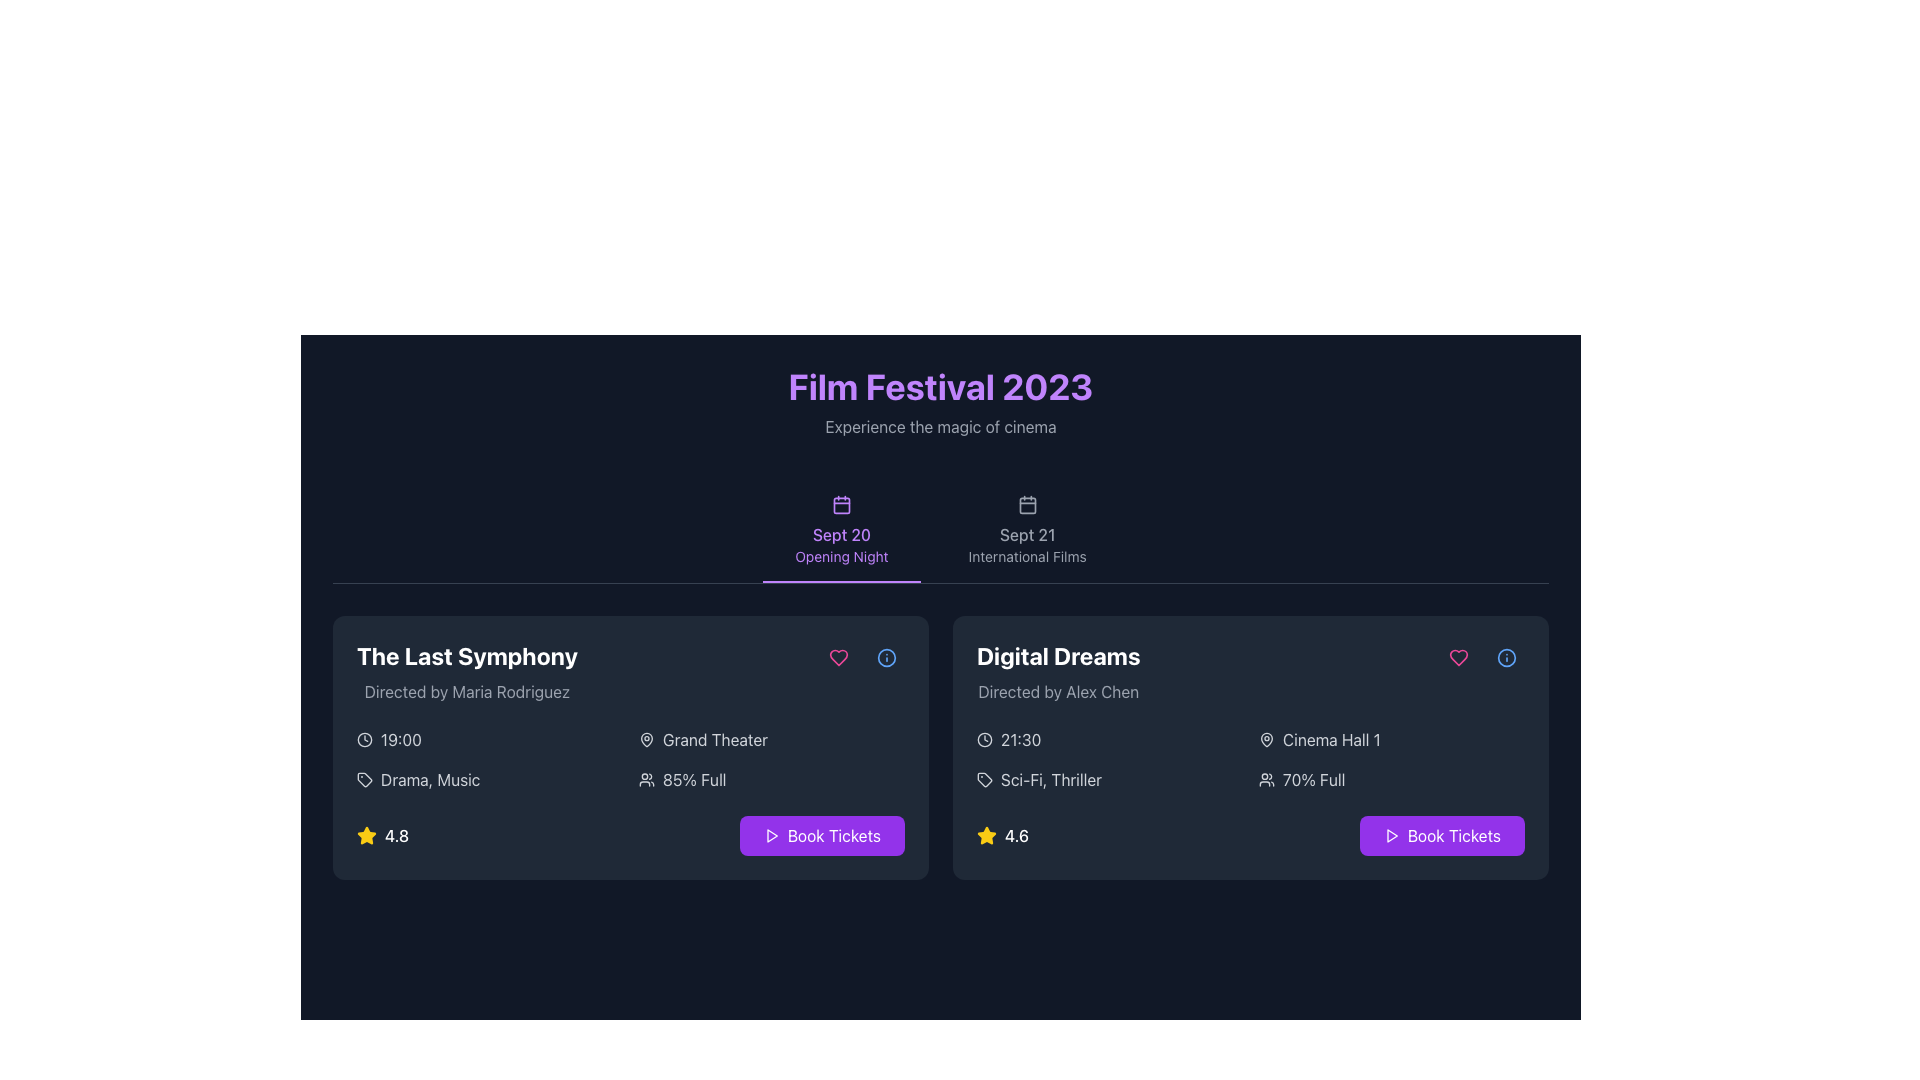  Describe the element at coordinates (939, 426) in the screenshot. I see `the static text element that provides a tagline or descriptive message beneath the headline 'Film Festival 2023'` at that location.